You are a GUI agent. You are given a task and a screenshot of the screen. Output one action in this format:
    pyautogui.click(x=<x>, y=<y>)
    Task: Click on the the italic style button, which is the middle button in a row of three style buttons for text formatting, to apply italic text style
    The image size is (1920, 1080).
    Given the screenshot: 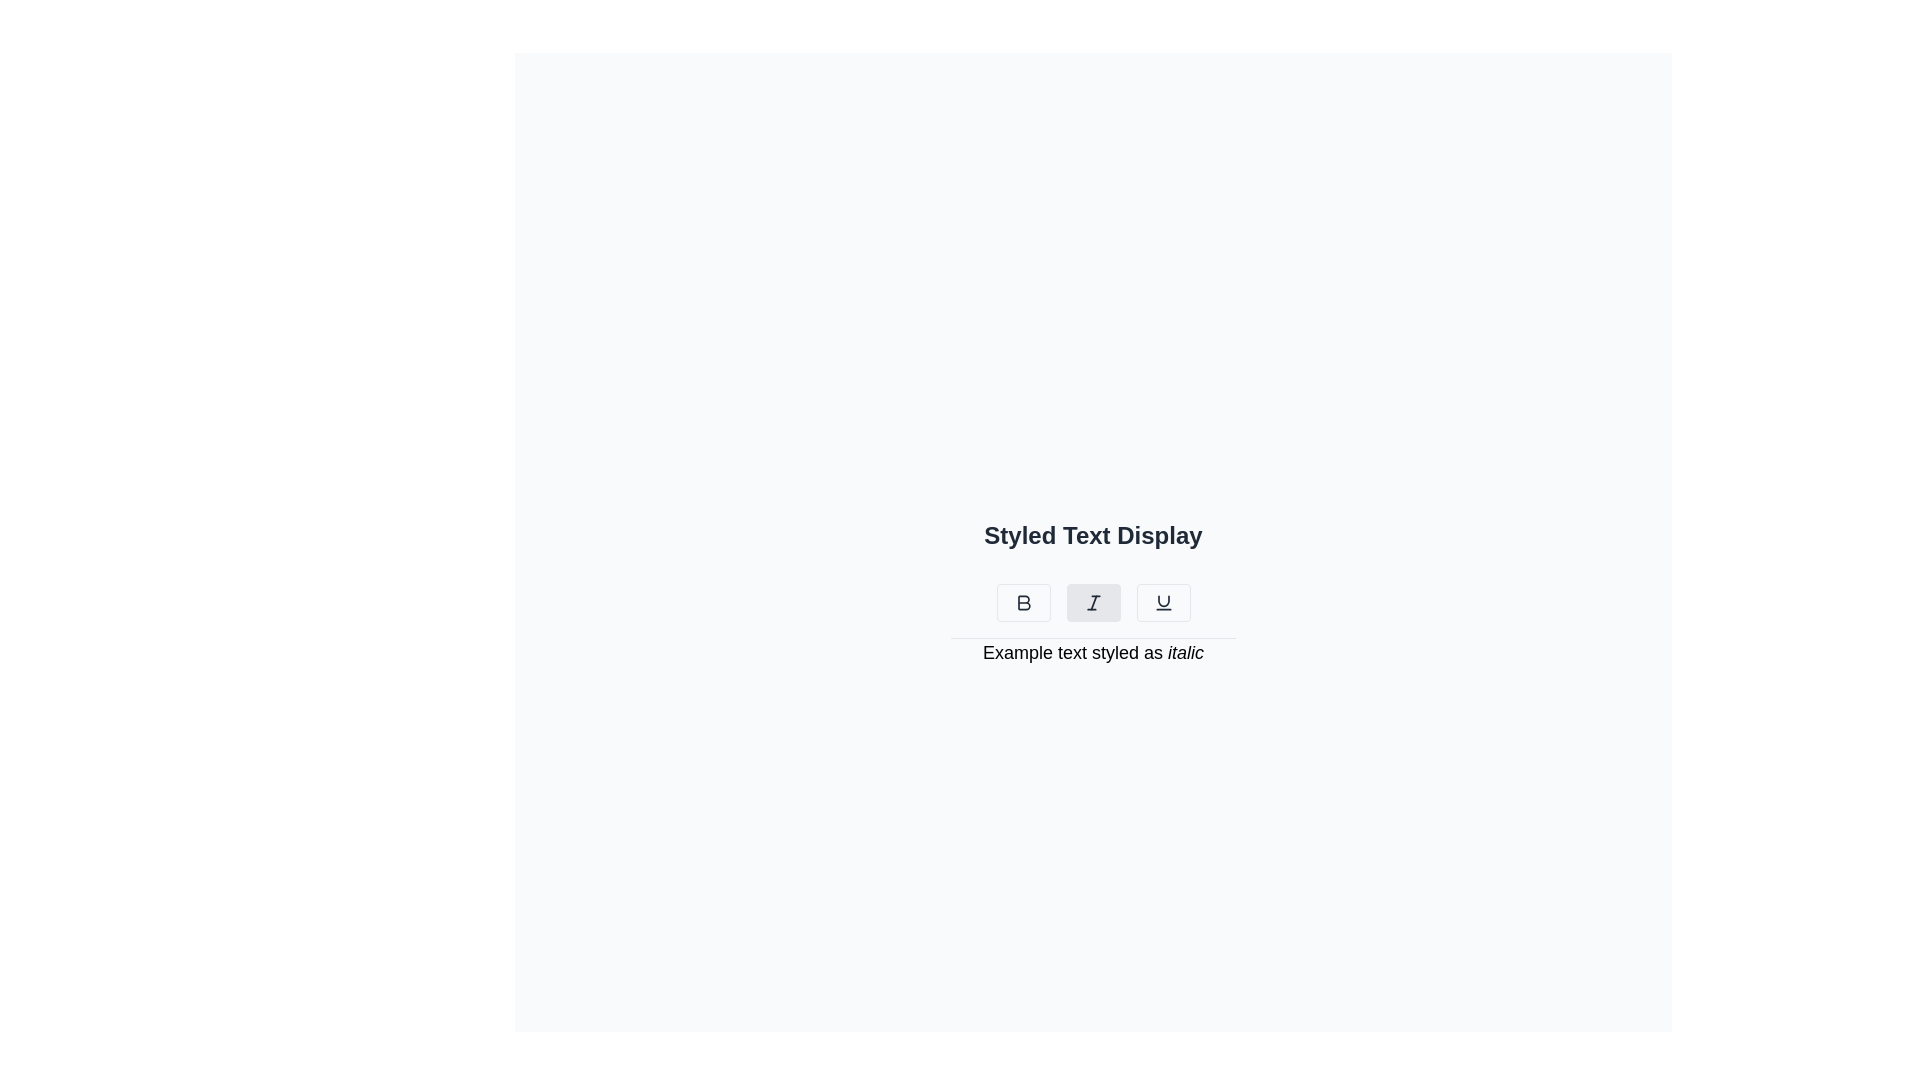 What is the action you would take?
    pyautogui.click(x=1092, y=601)
    